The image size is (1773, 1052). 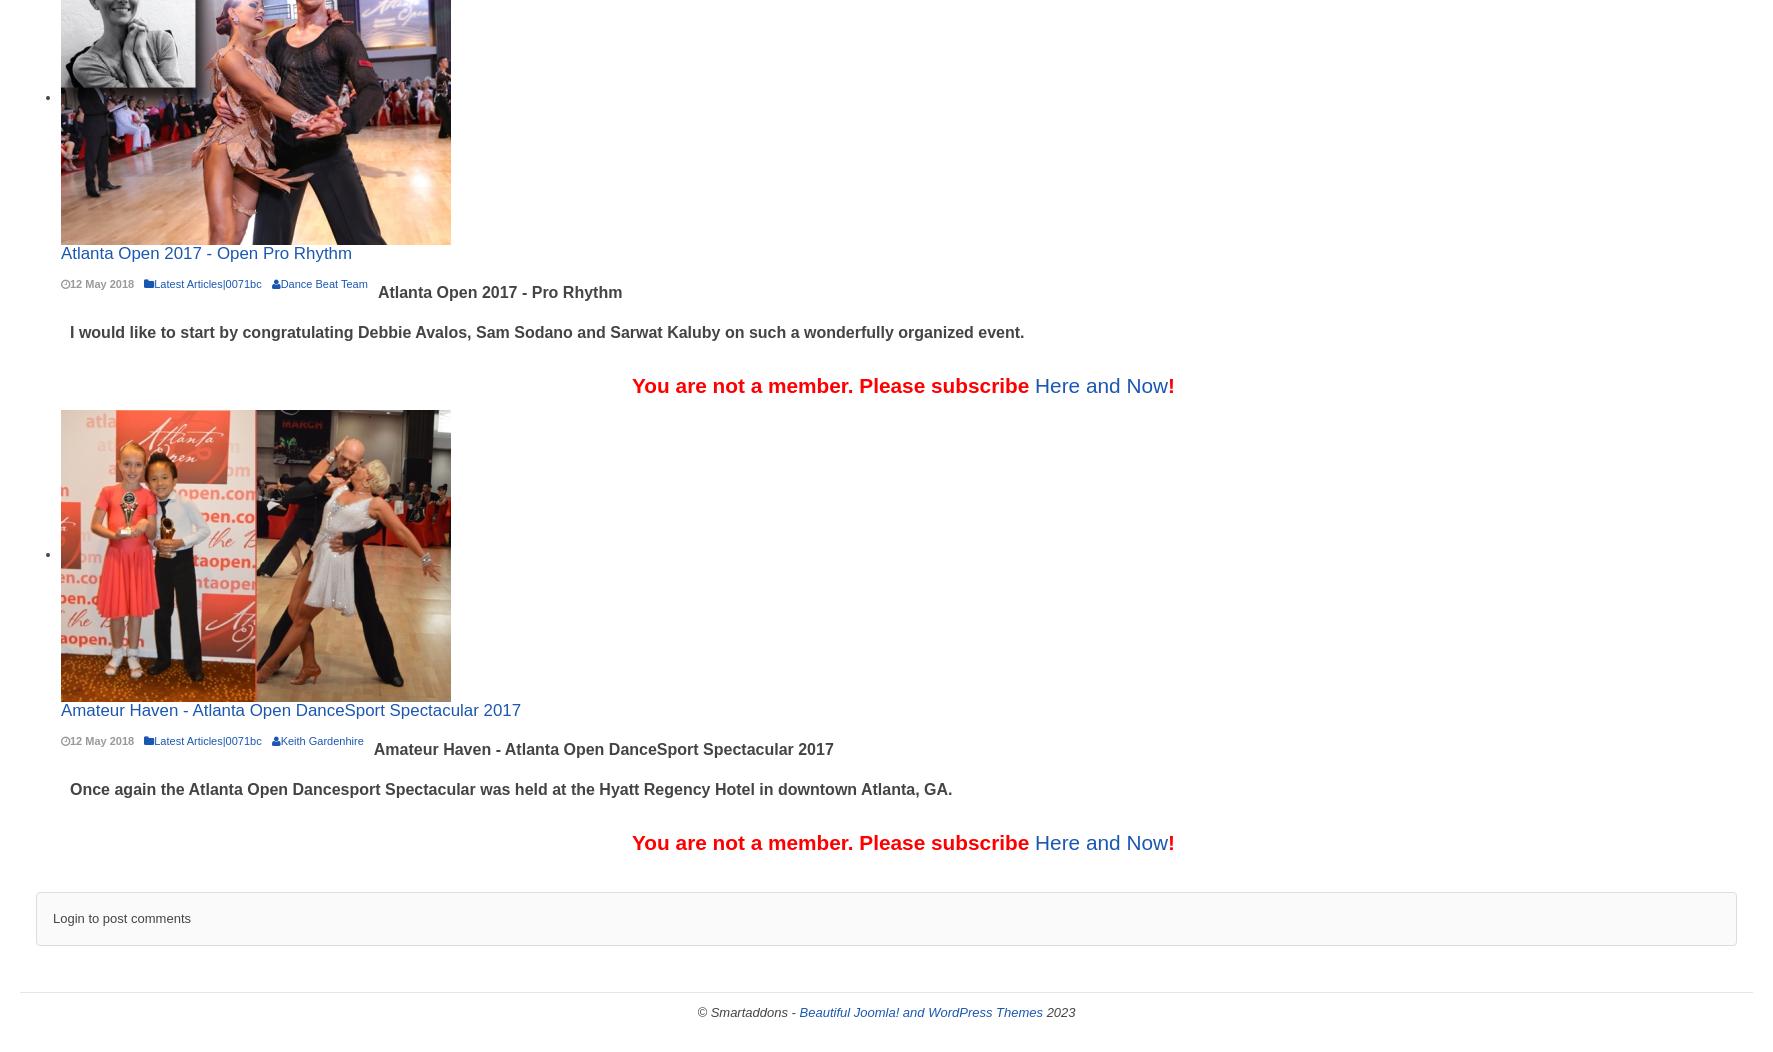 What do you see at coordinates (921, 1011) in the screenshot?
I see `'Beautiful Joomla! and WordPress Themes'` at bounding box center [921, 1011].